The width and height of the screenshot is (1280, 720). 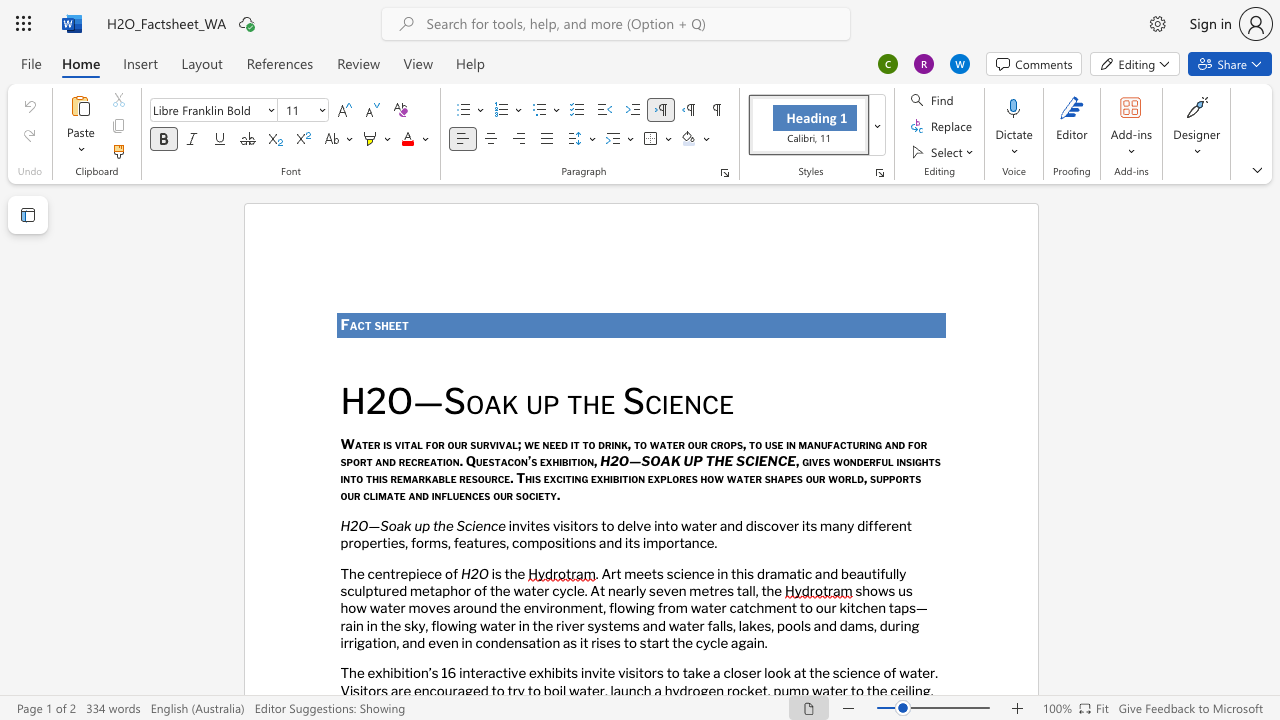 I want to click on the 1th character "t" in the text, so click(x=368, y=324).